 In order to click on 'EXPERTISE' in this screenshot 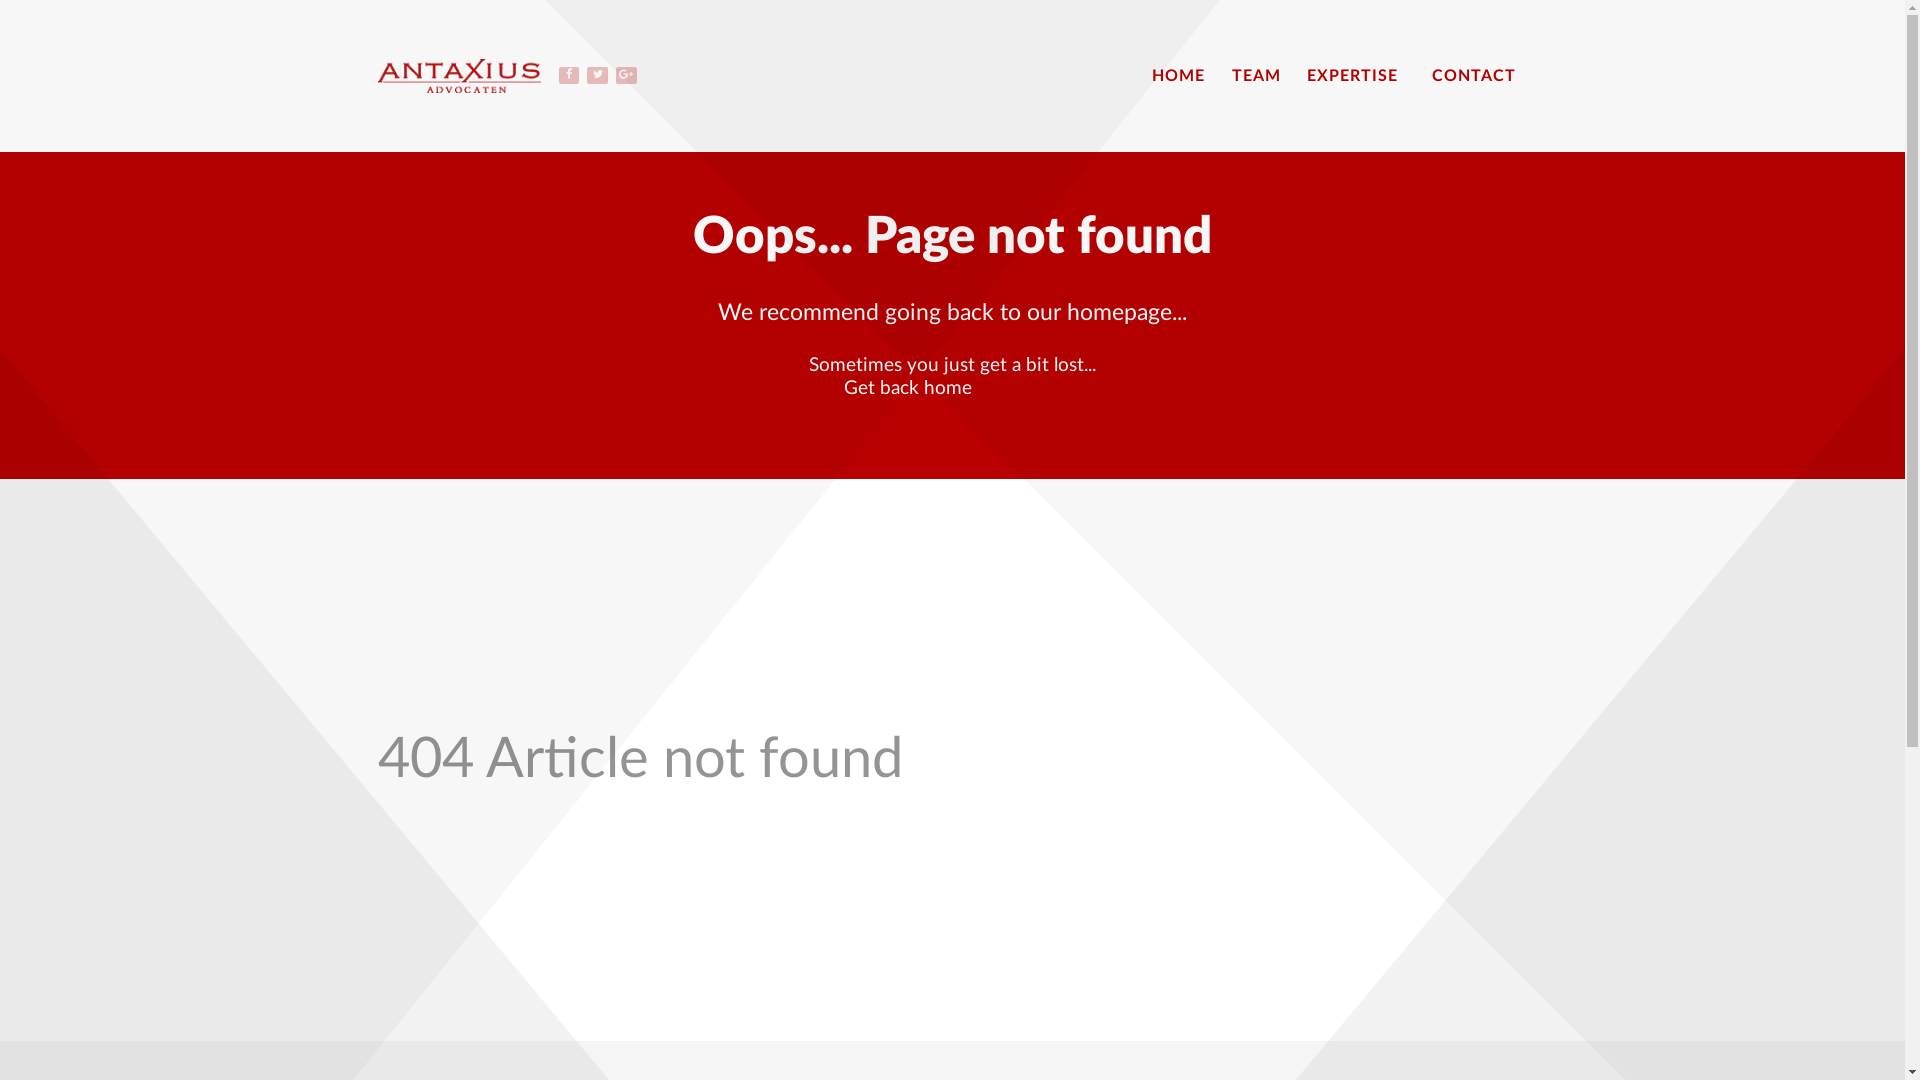, I will do `click(1356, 75)`.